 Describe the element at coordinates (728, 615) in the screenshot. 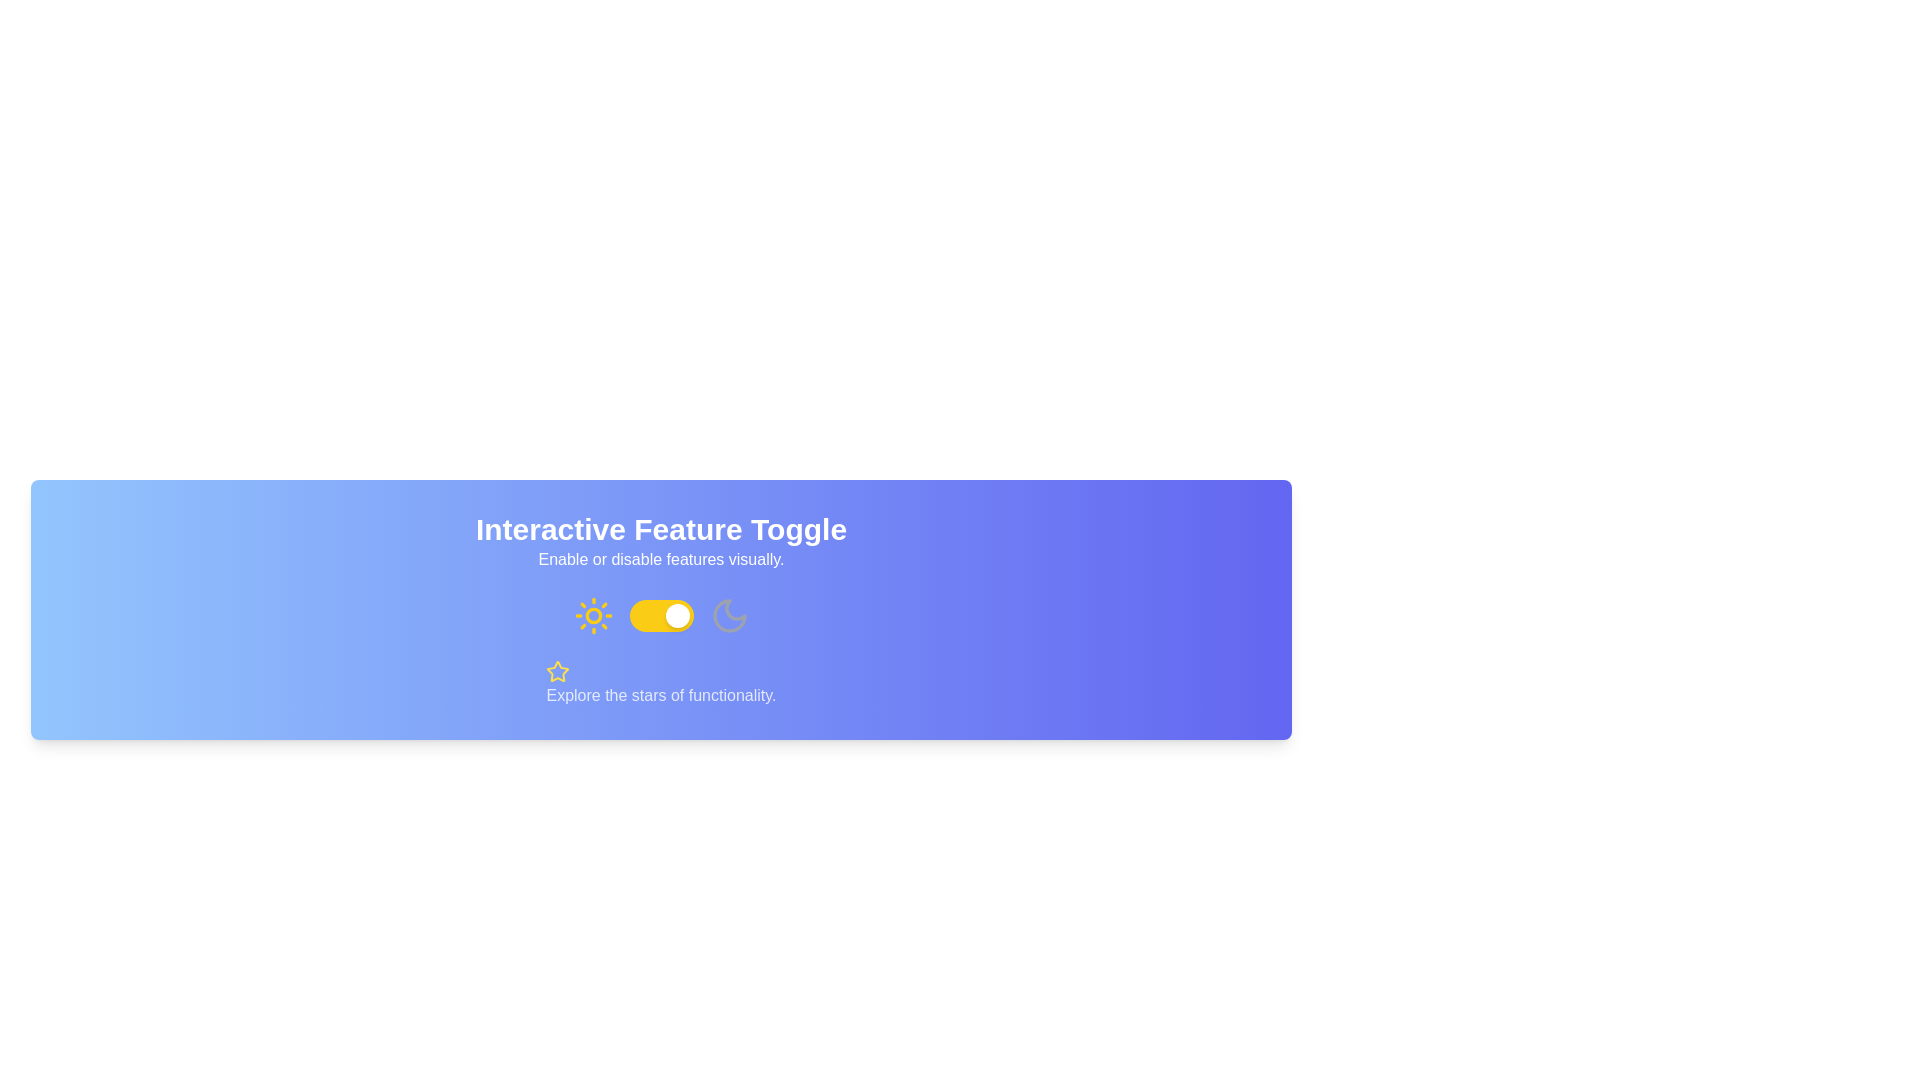

I see `the moon icon representing nighttime mode, located in the 'Interactive Feature Toggle' section, positioned rightmost among a sun icon and a toggle switch` at that location.